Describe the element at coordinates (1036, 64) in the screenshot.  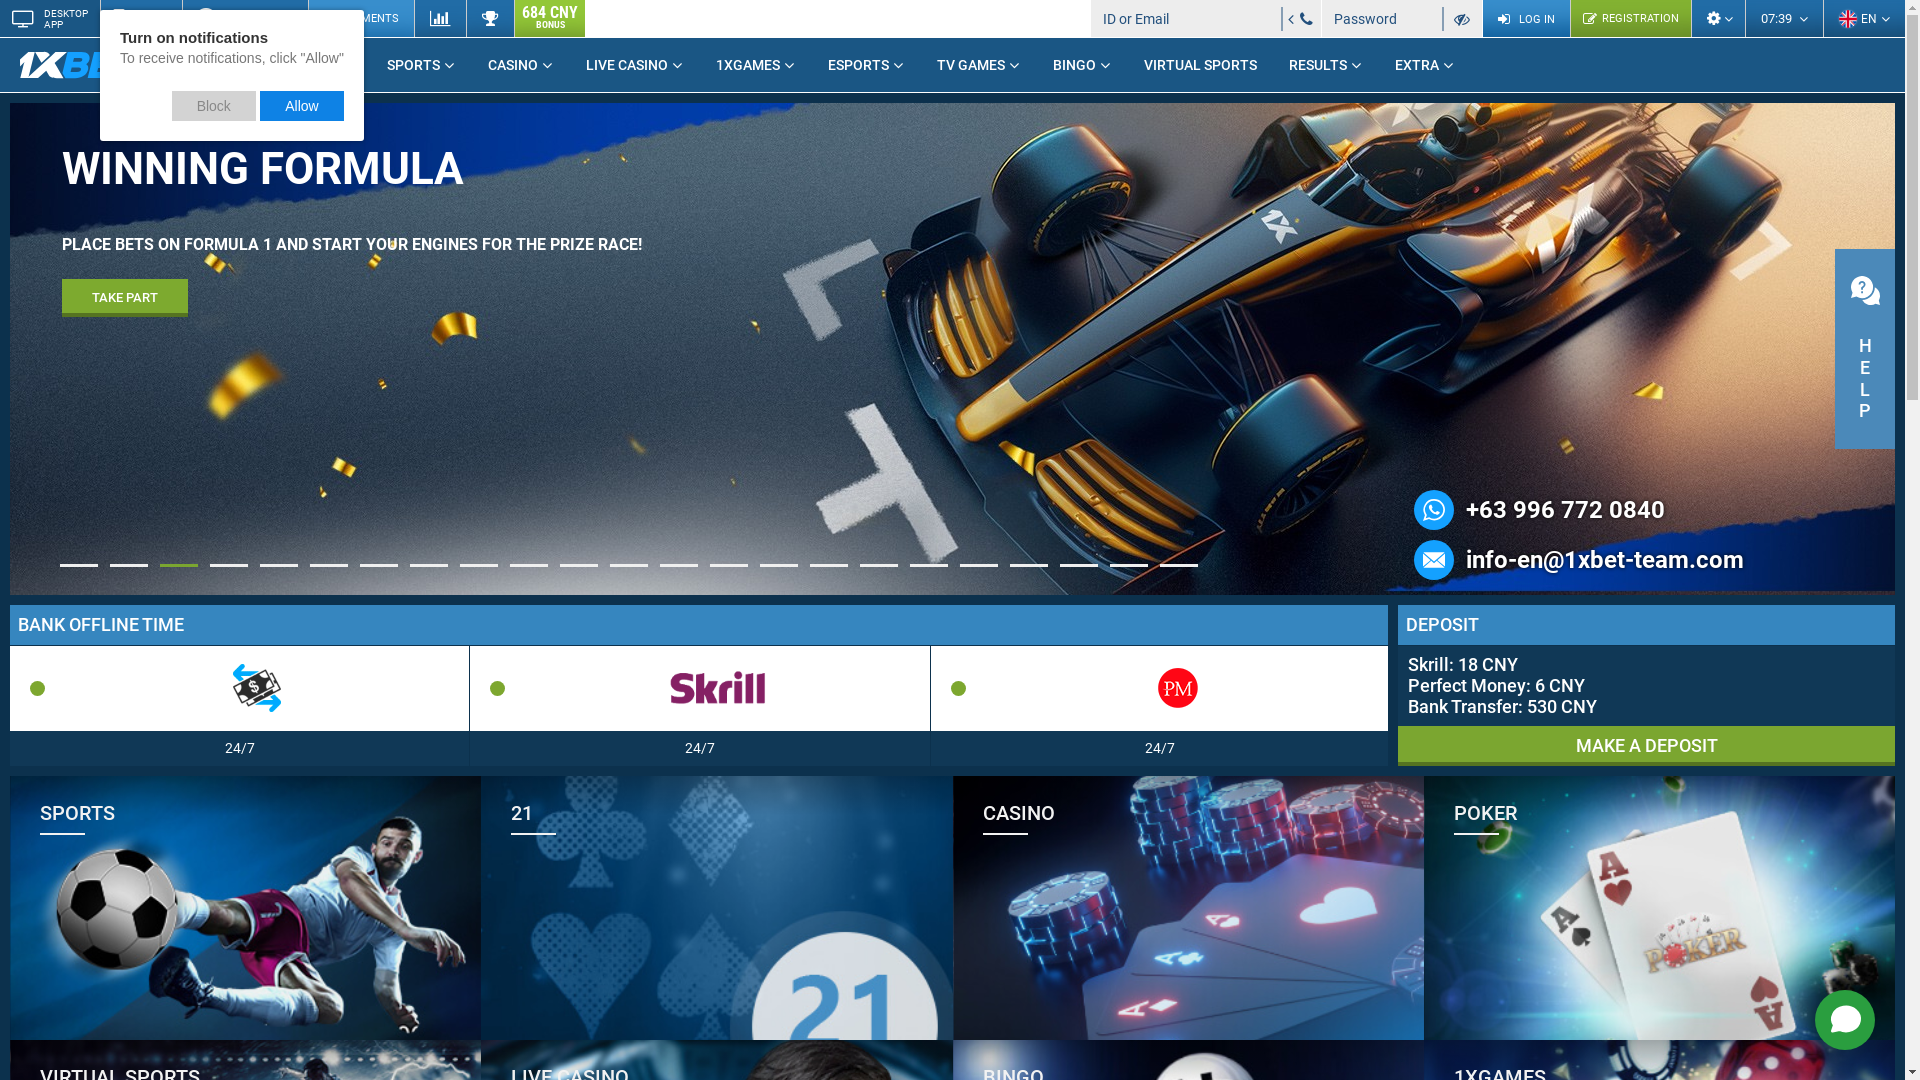
I see `'BINGO'` at that location.